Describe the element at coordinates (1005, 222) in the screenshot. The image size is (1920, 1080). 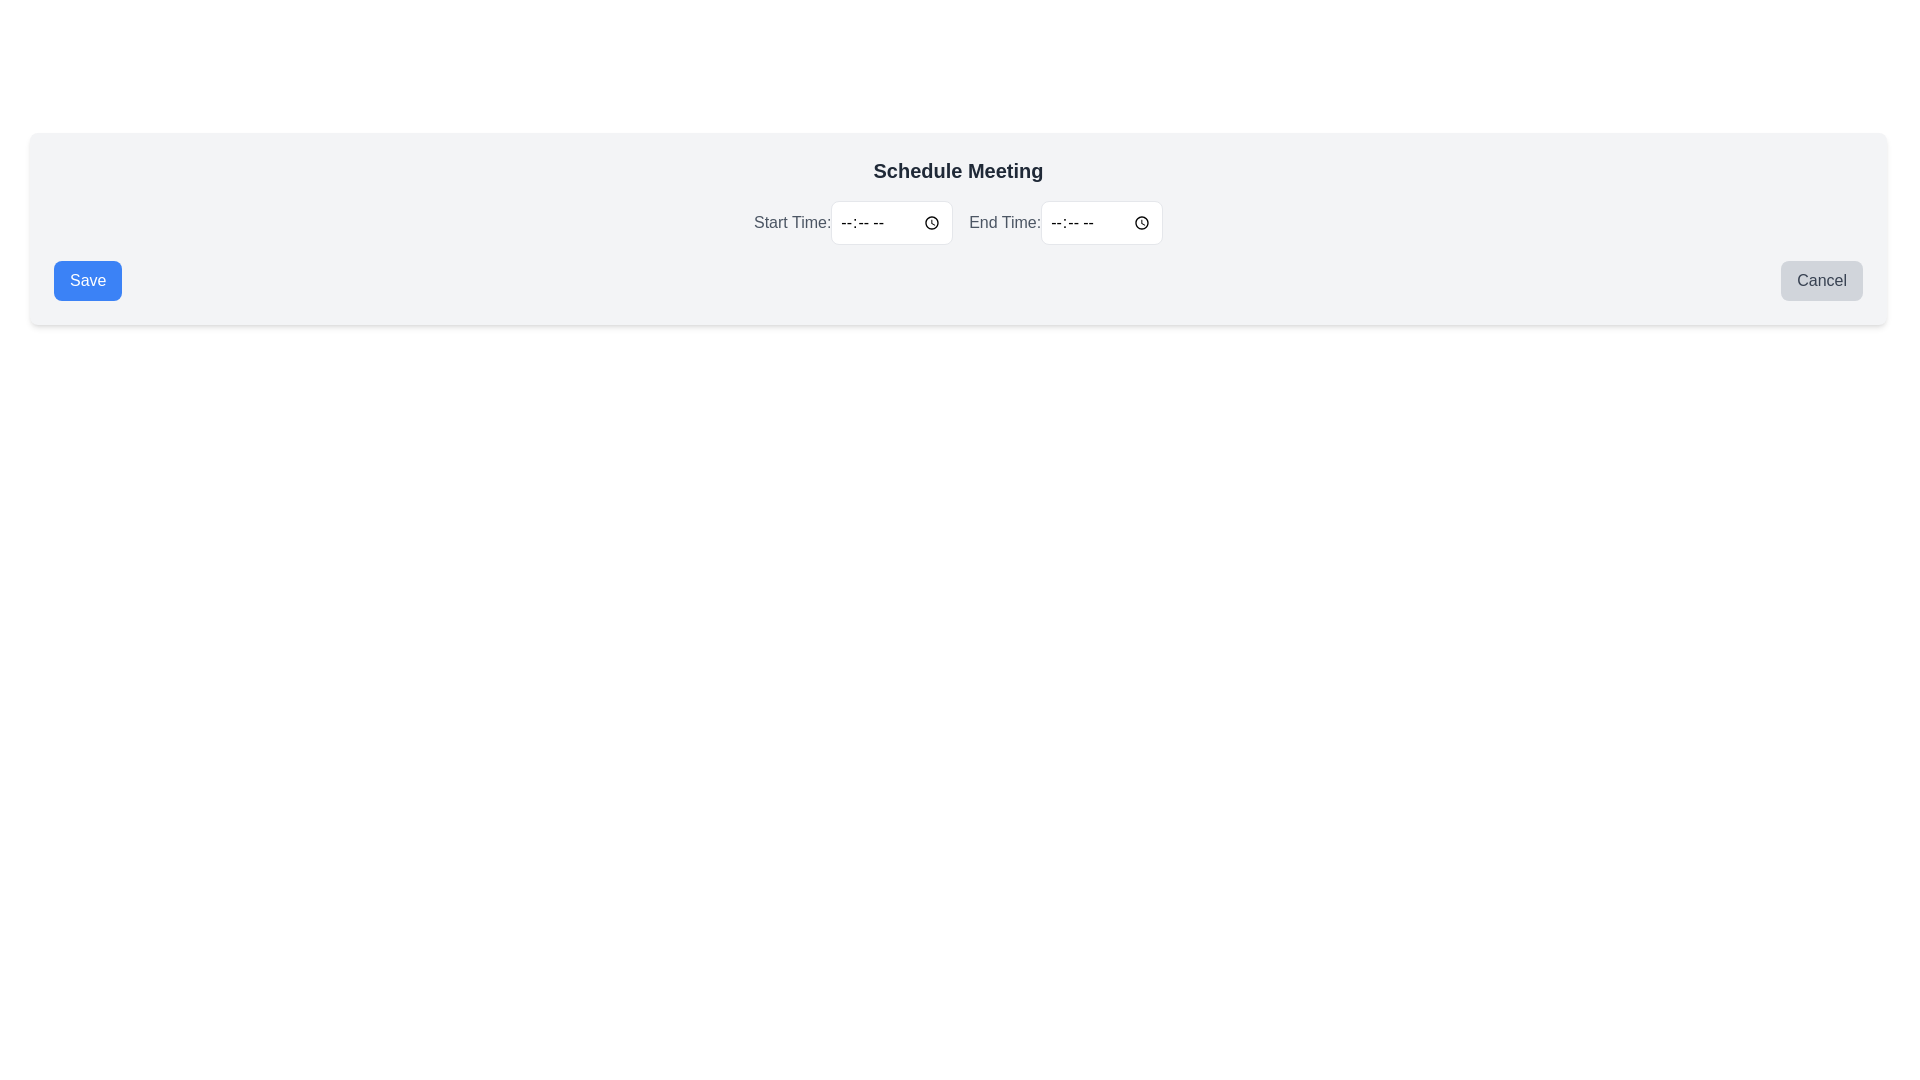
I see `the 'End Time:' text label, which is styled in gray and serves as a label for a time input field, located to the right of the 'Start Time:' label` at that location.